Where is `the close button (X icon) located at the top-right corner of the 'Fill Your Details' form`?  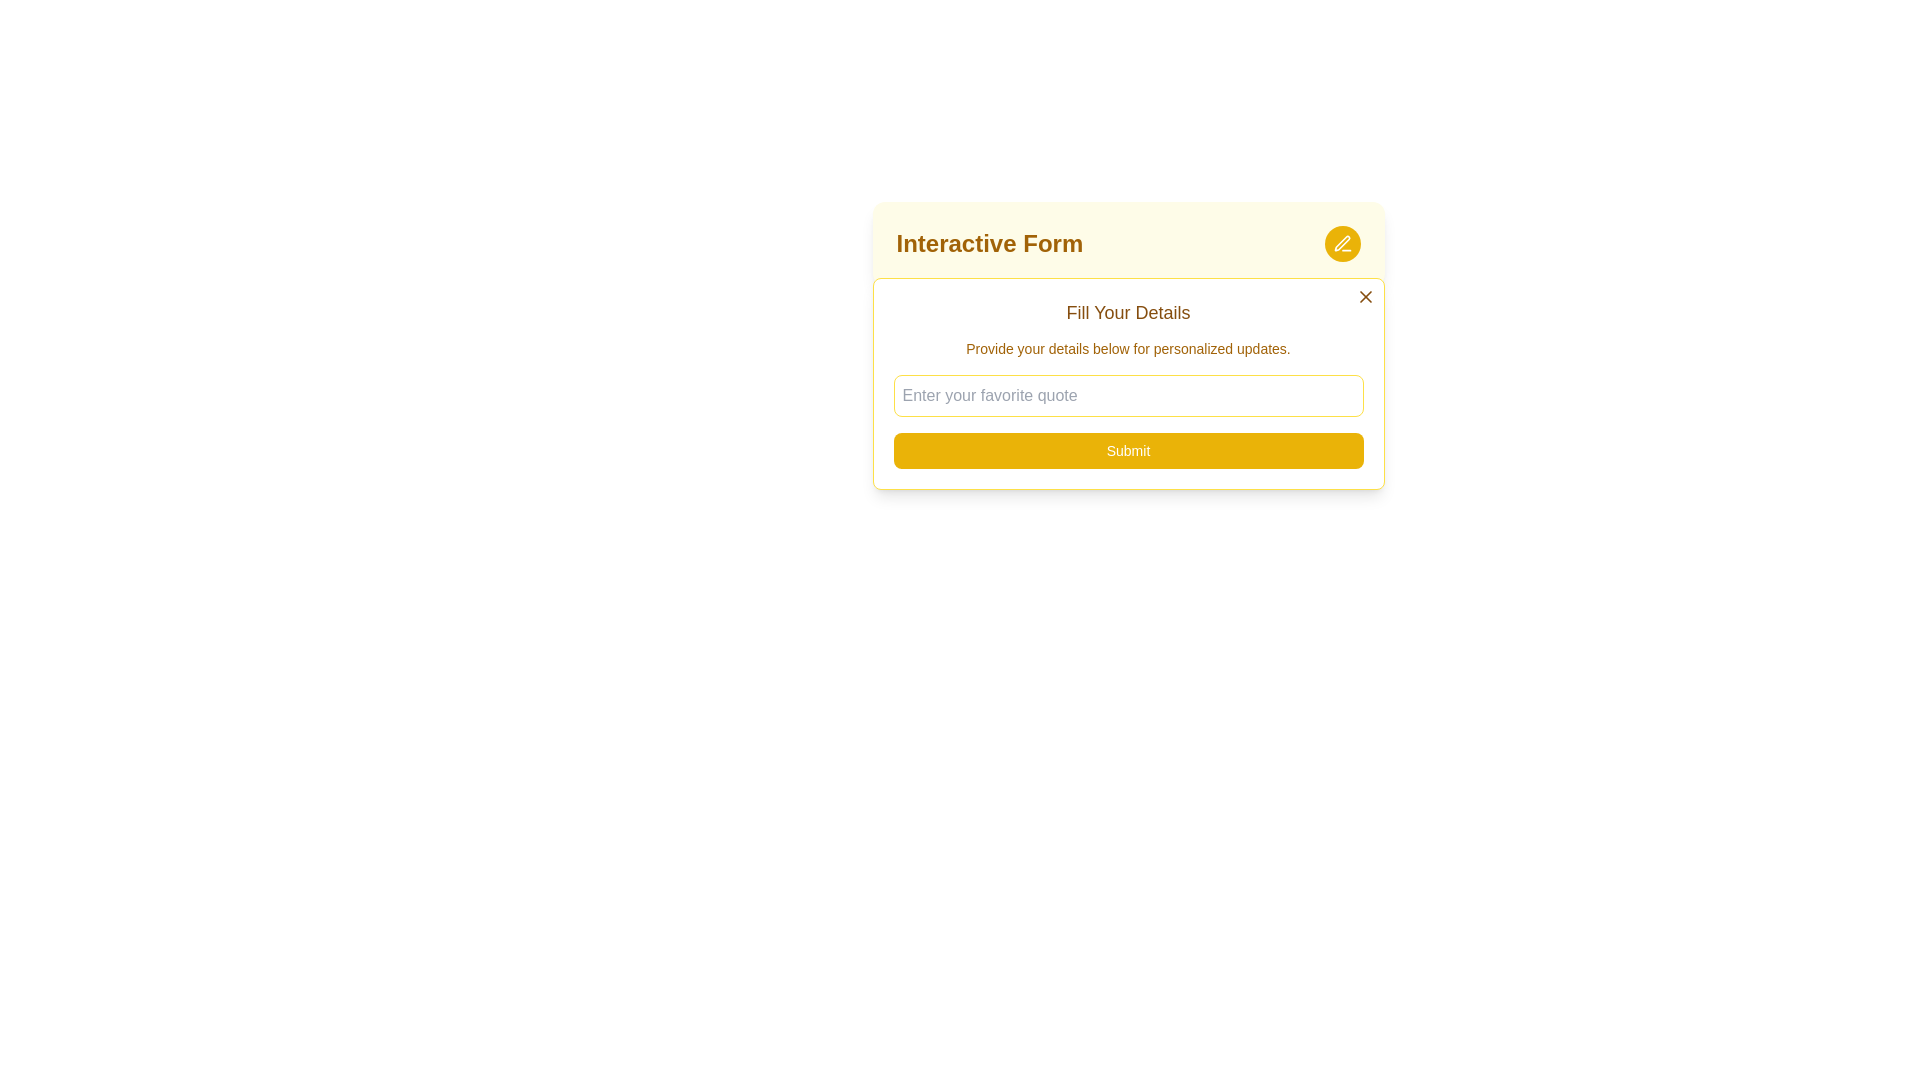
the close button (X icon) located at the top-right corner of the 'Fill Your Details' form is located at coordinates (1364, 297).